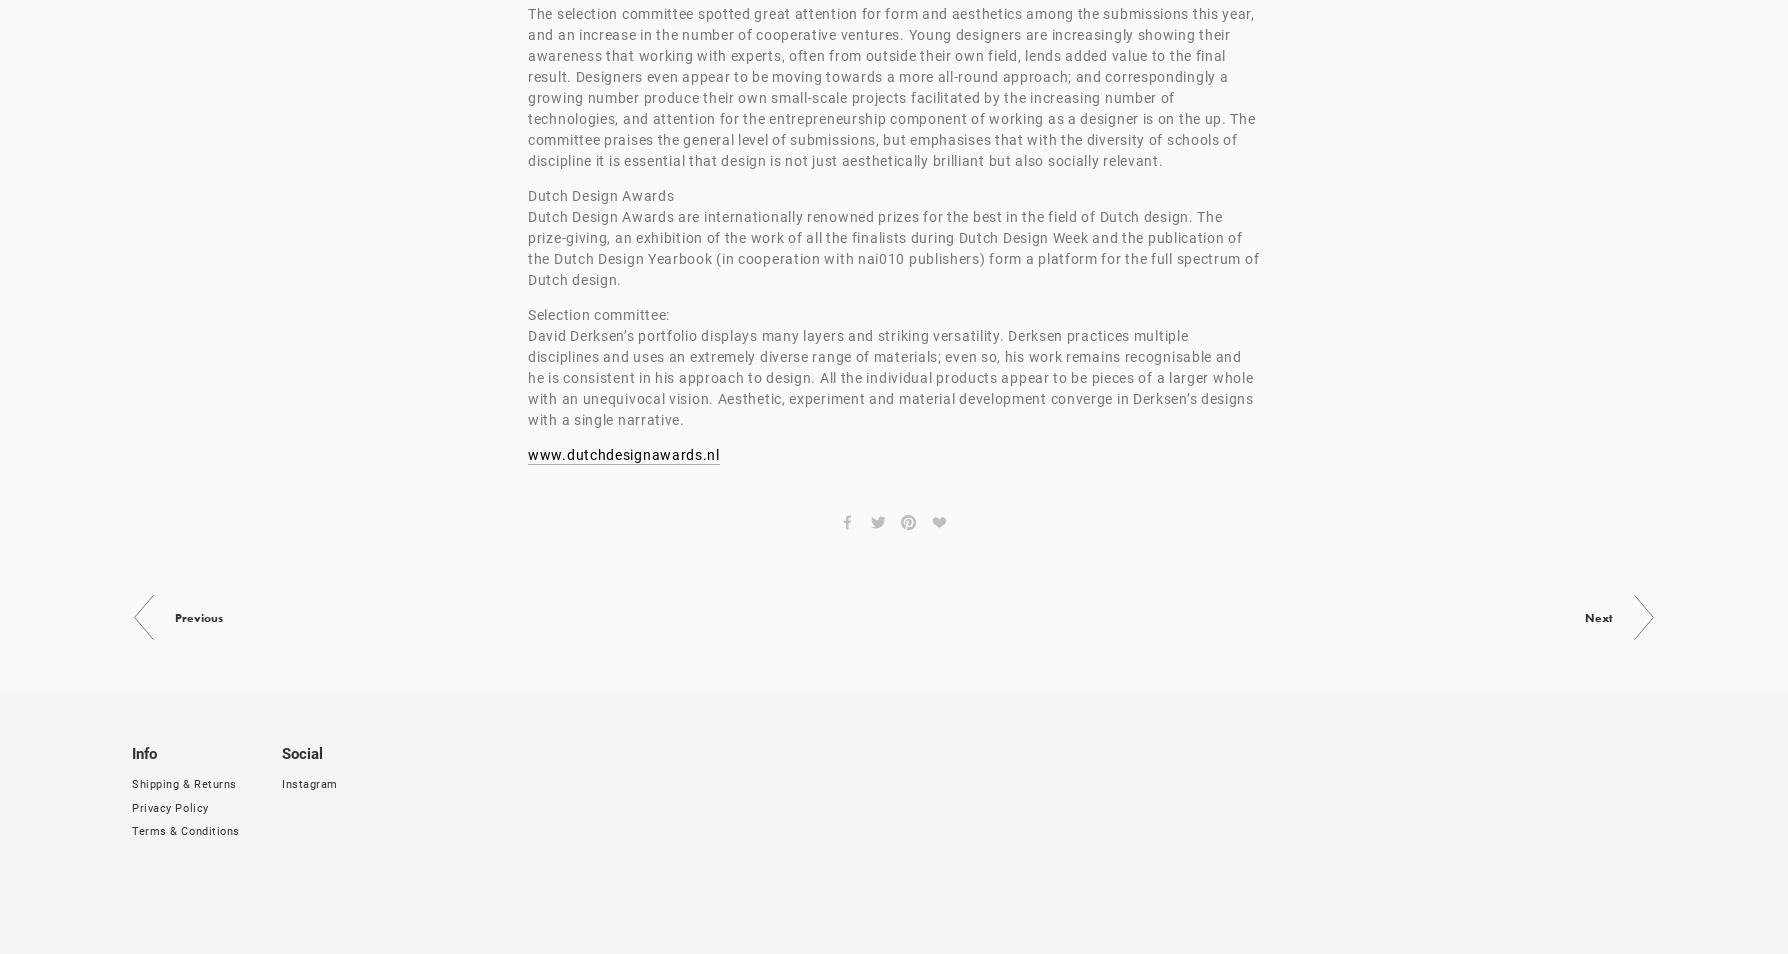 Image resolution: width=1788 pixels, height=954 pixels. Describe the element at coordinates (895, 248) in the screenshot. I see `'Dutch Design Awards are internationally renowned prizes for the best in the field of Dutch design. The prize-giving, an exhibition of the work of all the finalists during Dutch Design Week and the publication of the Dutch Design Yearbook (in cooperation with nai010 publishers) form a platform for the full spectrum of Dutch design.'` at that location.